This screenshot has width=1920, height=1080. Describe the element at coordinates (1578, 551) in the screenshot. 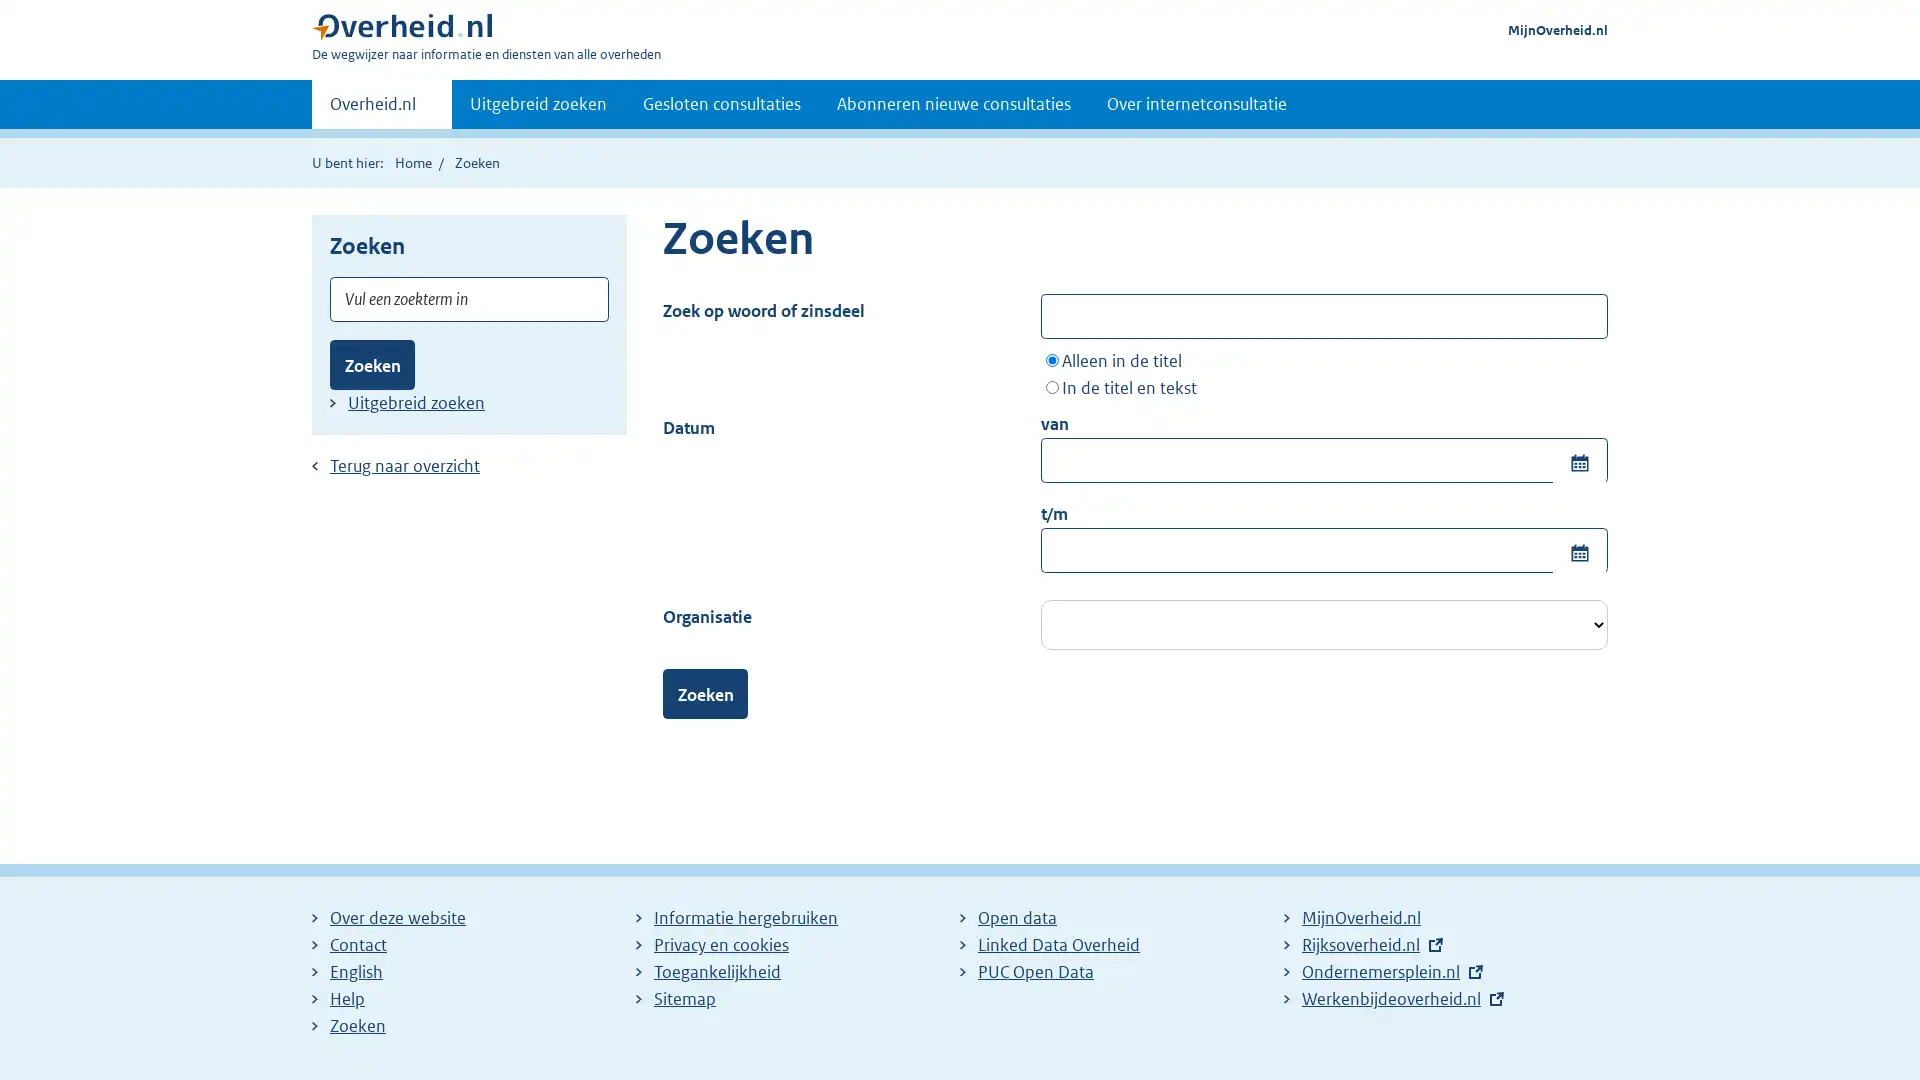

I see `Toon kalender` at that location.